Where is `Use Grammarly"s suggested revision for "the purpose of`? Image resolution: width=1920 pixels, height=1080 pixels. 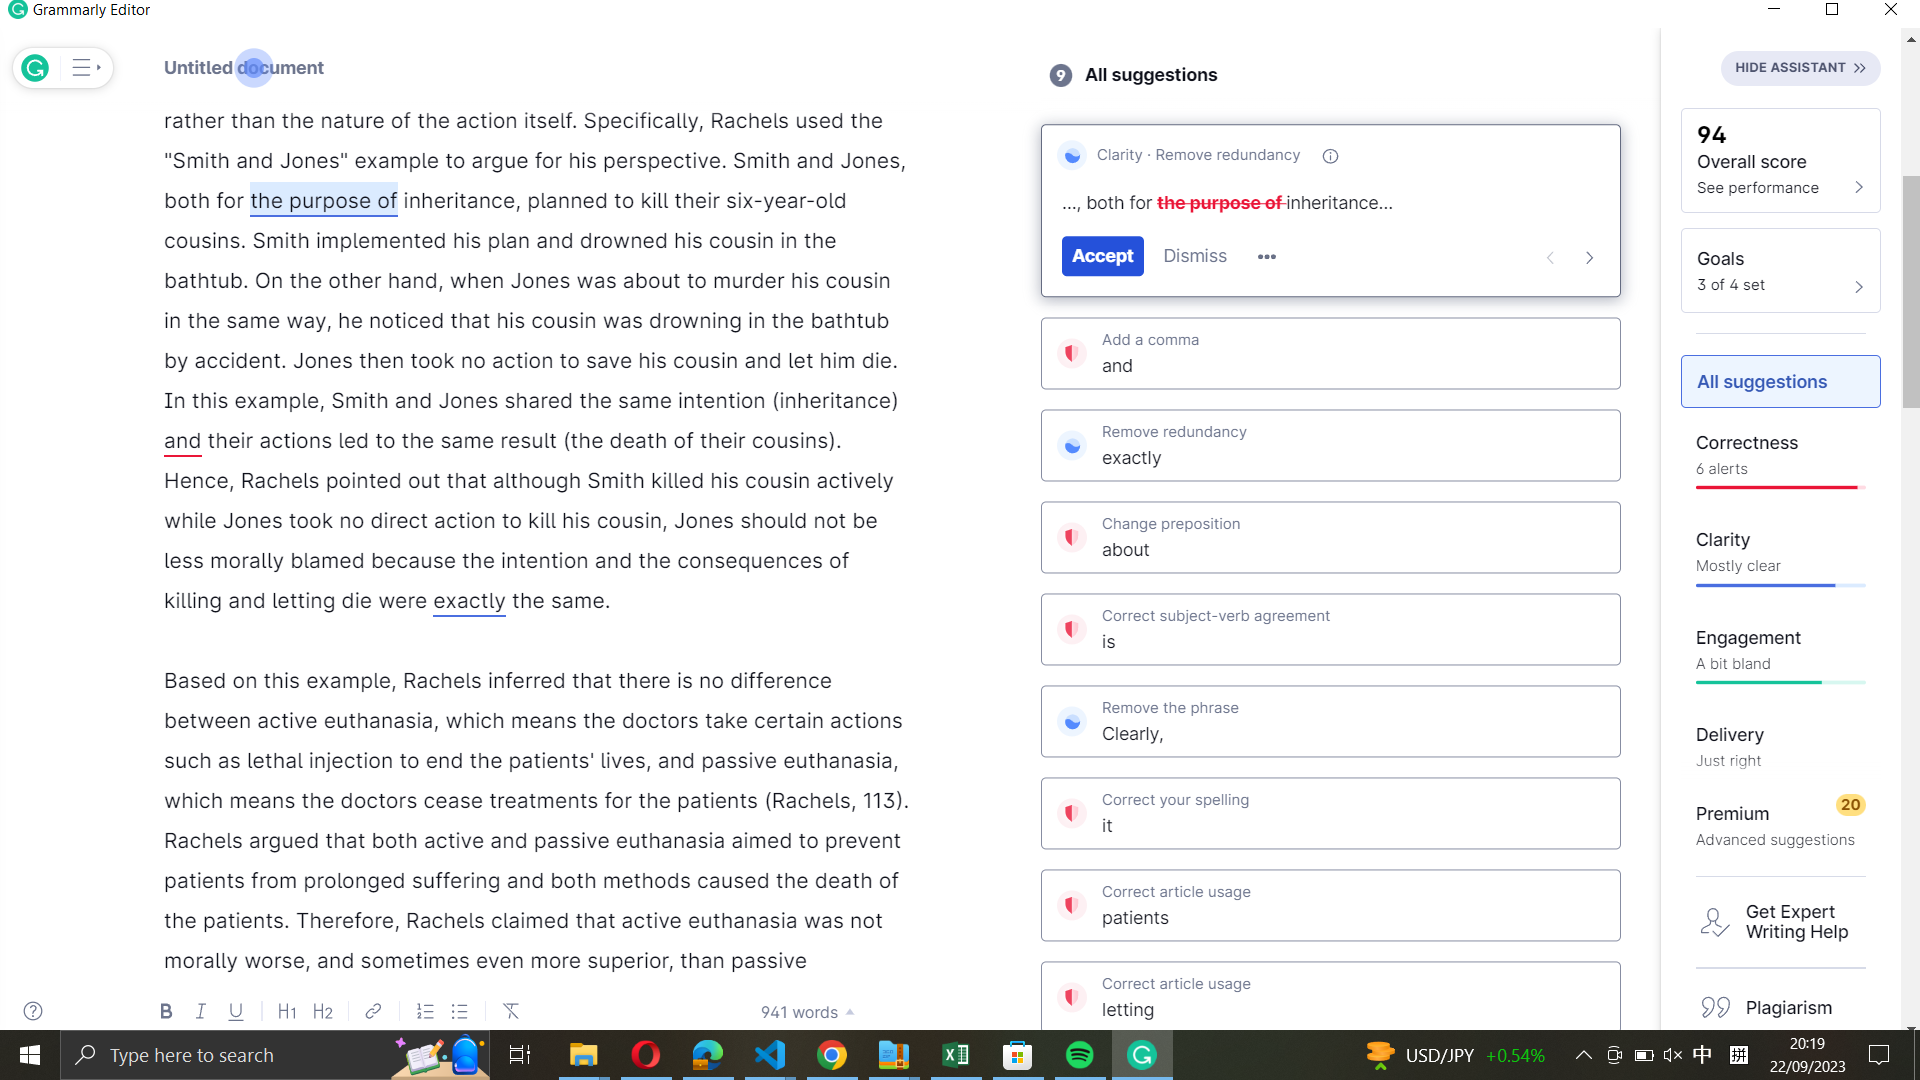
Use Grammarly"s suggested revision for "the purpose of is located at coordinates (1100, 254).